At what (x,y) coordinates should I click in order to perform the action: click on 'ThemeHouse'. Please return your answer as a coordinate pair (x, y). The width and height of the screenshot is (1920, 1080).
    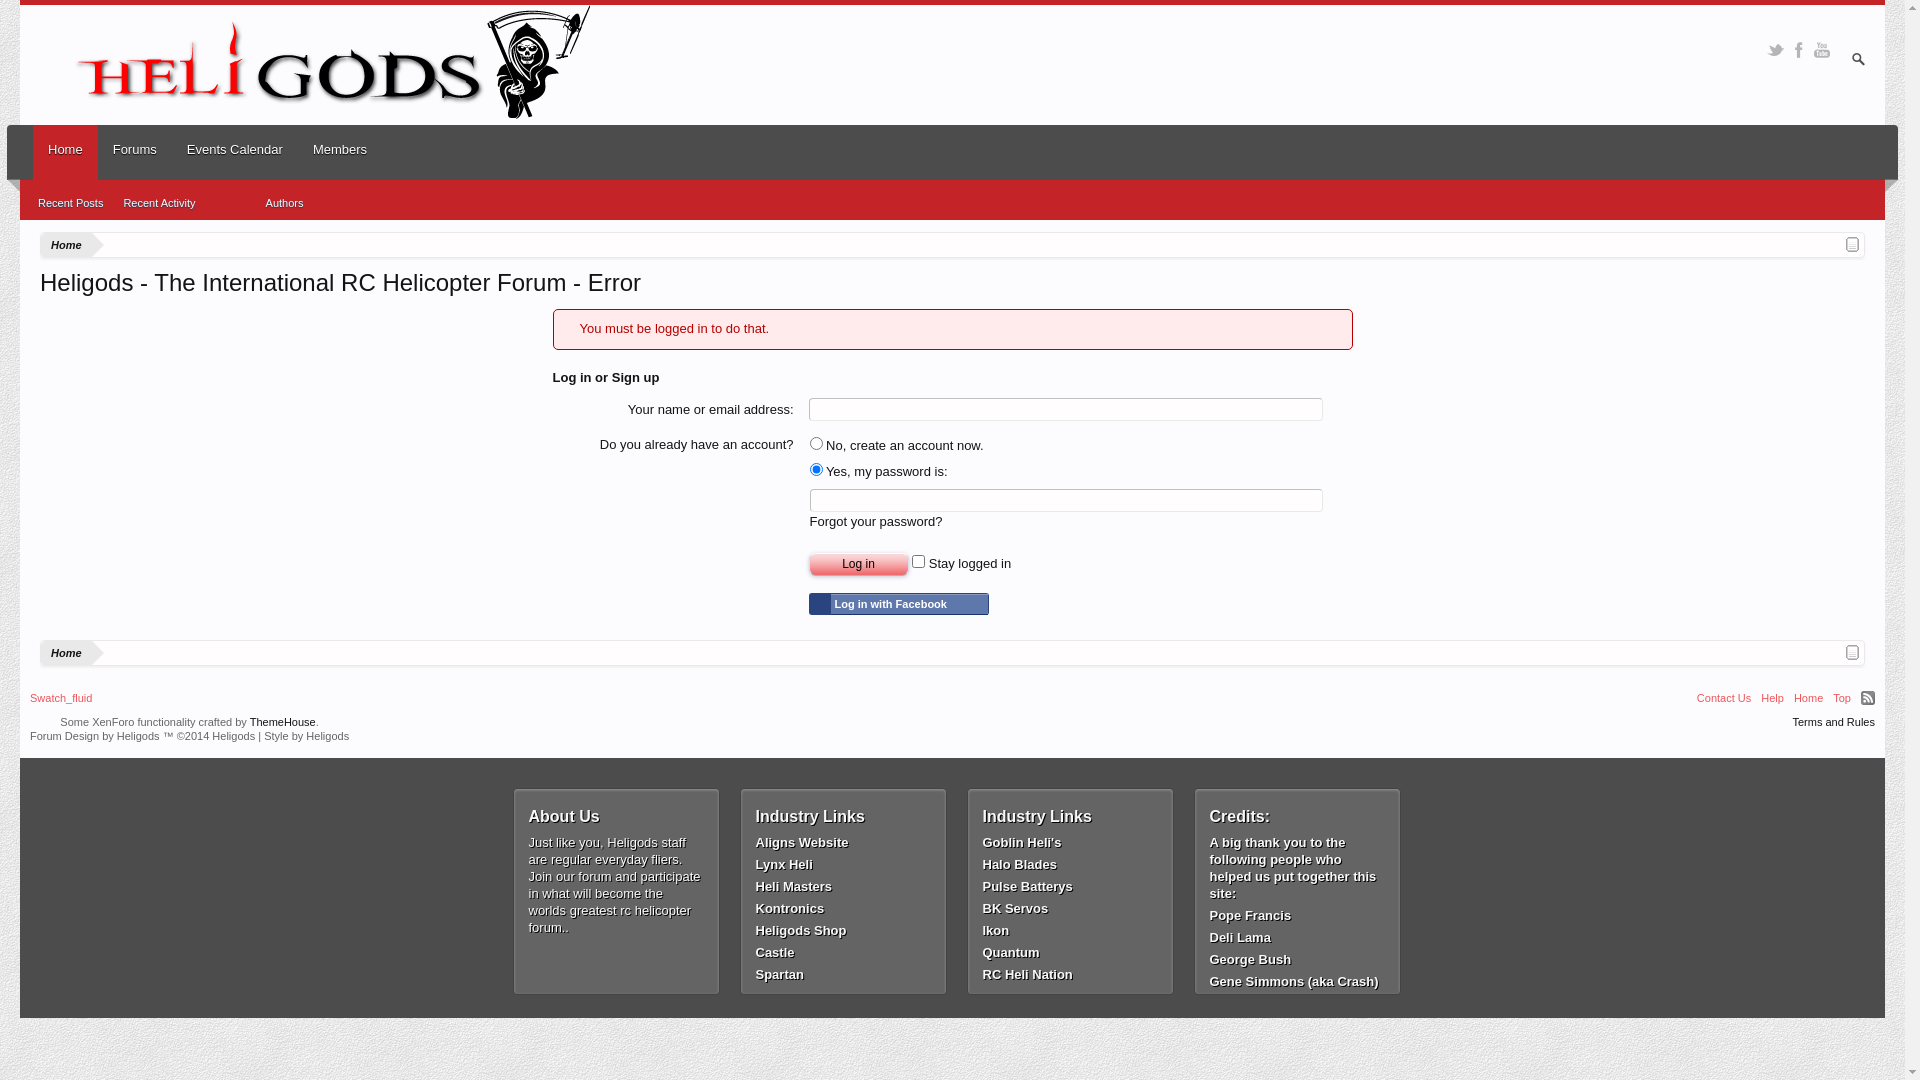
    Looking at the image, I should click on (282, 721).